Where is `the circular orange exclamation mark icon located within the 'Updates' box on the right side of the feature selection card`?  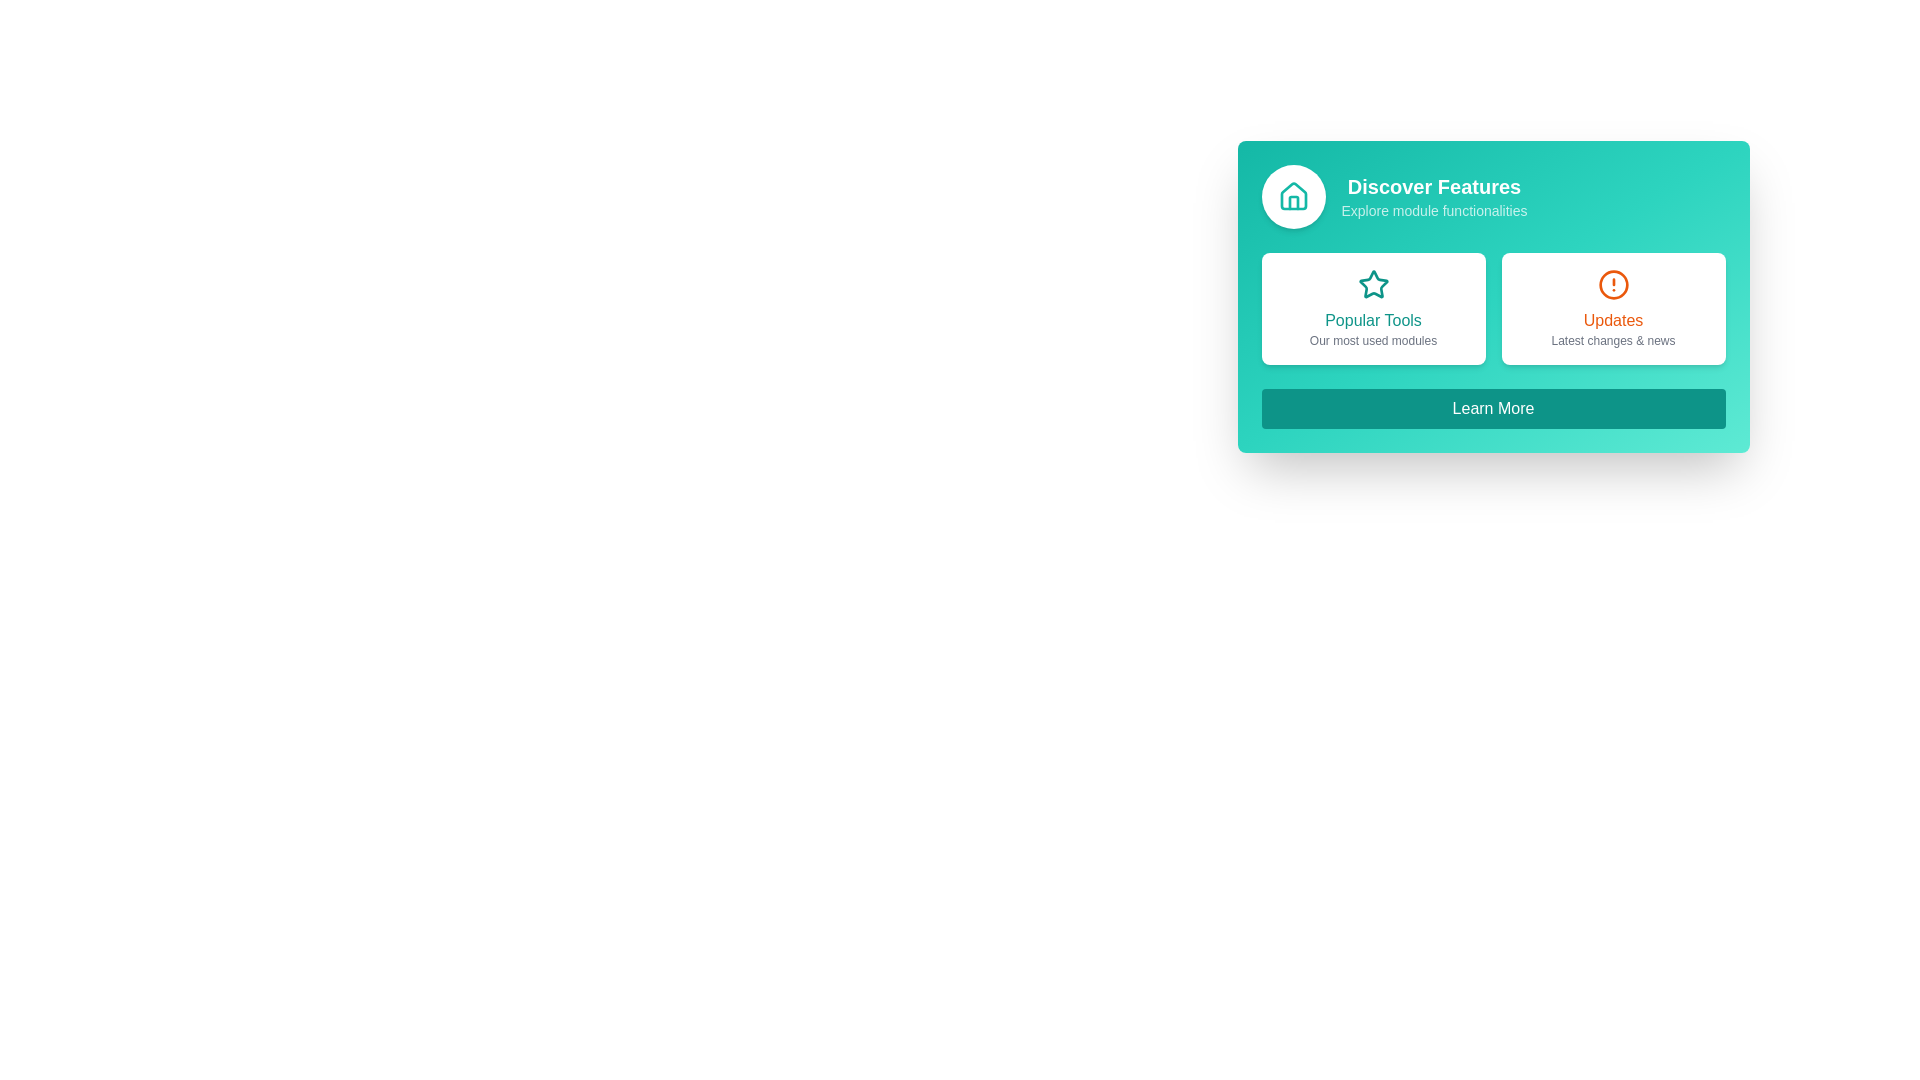
the circular orange exclamation mark icon located within the 'Updates' box on the right side of the feature selection card is located at coordinates (1613, 285).